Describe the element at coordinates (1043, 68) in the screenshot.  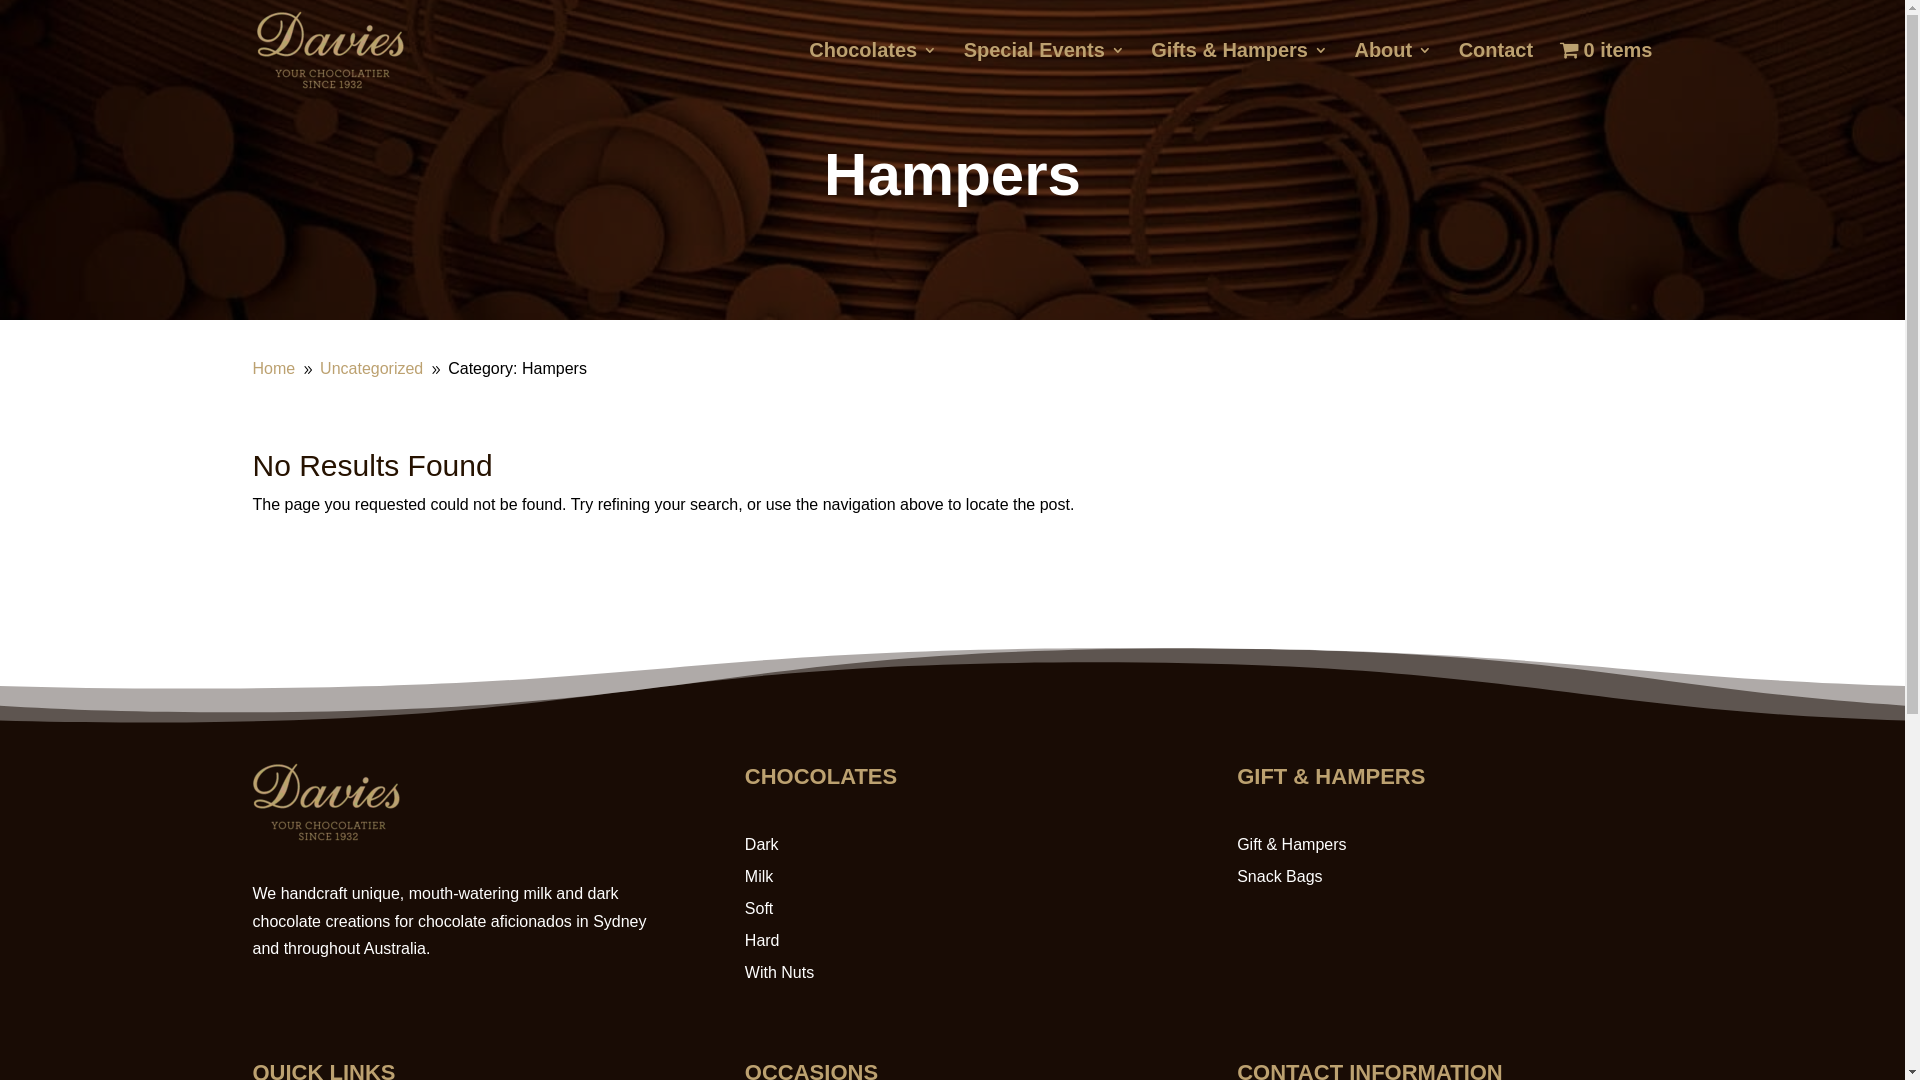
I see `'Special Events'` at that location.